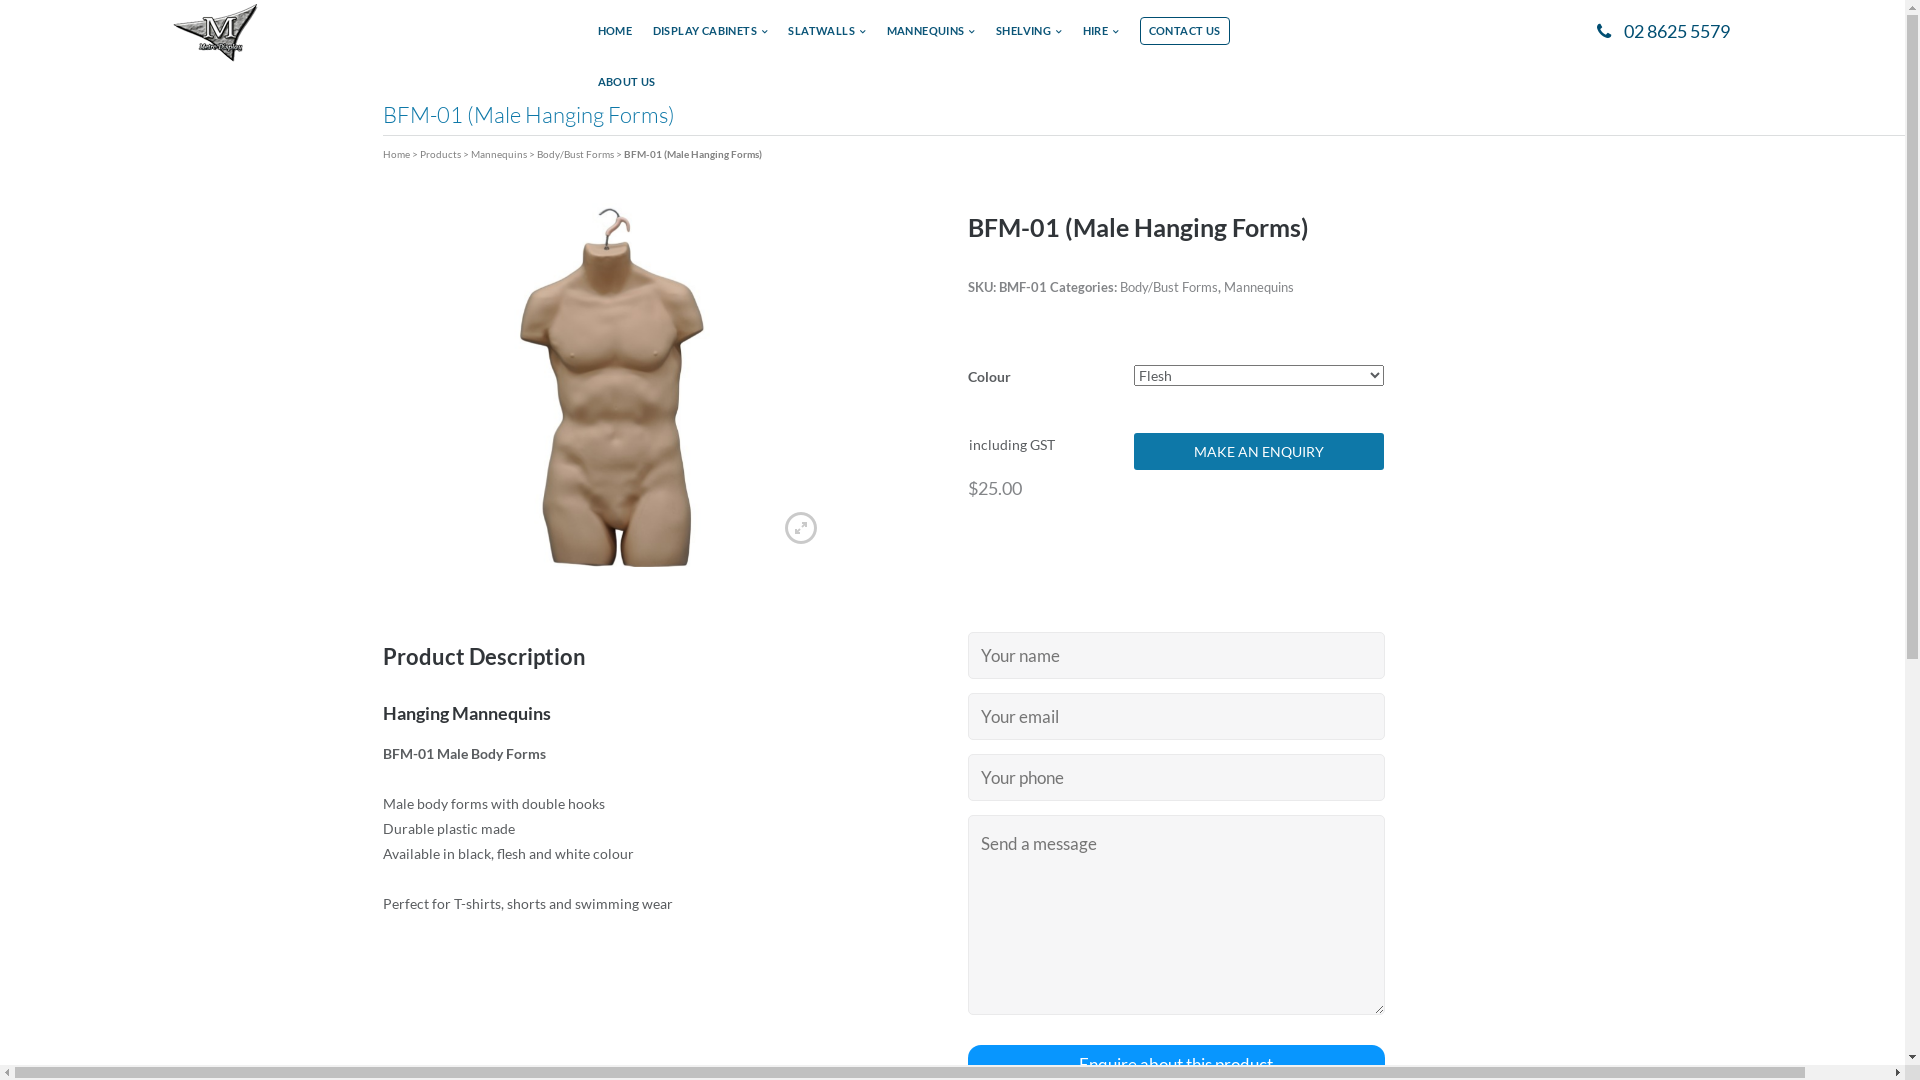 This screenshot has width=1920, height=1080. Describe the element at coordinates (0, 0) in the screenshot. I see `'Skip to content'` at that location.